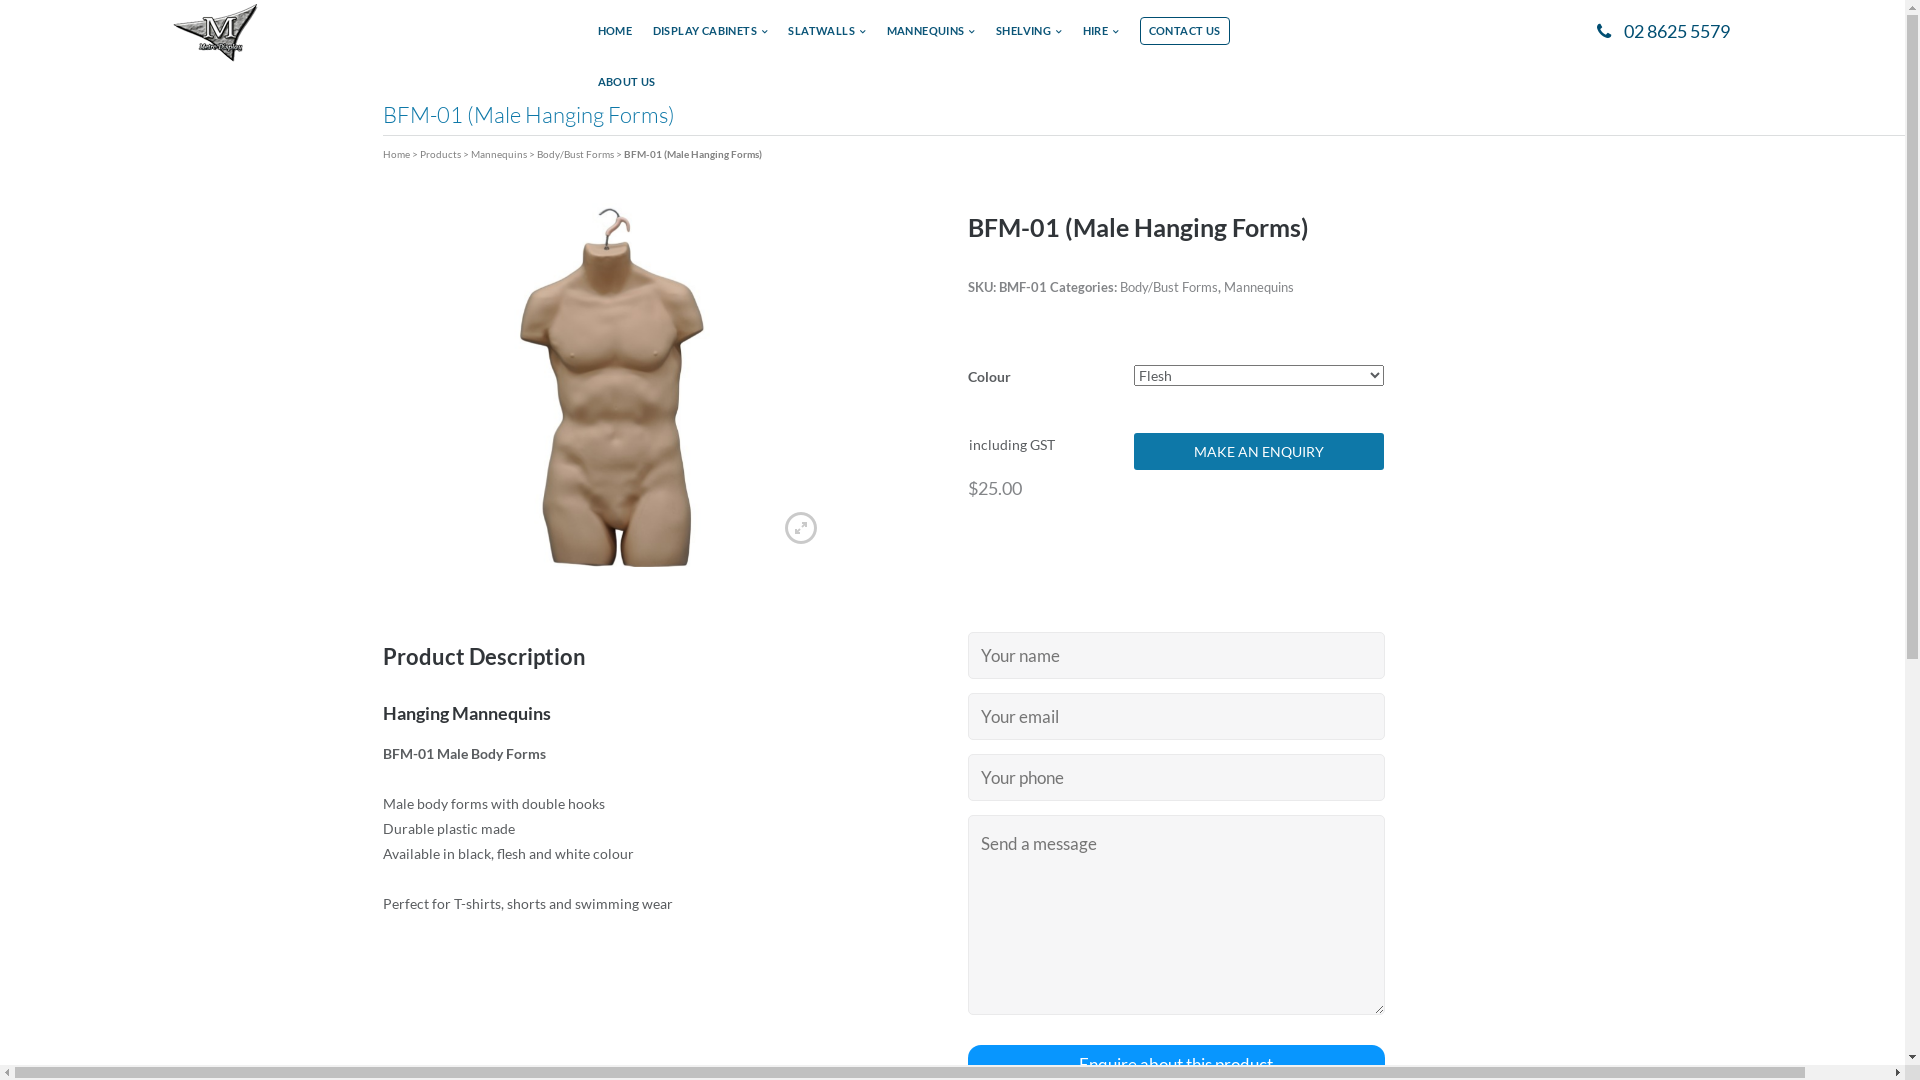 This screenshot has width=1920, height=1080. Describe the element at coordinates (0, 0) in the screenshot. I see `'Skip to content'` at that location.